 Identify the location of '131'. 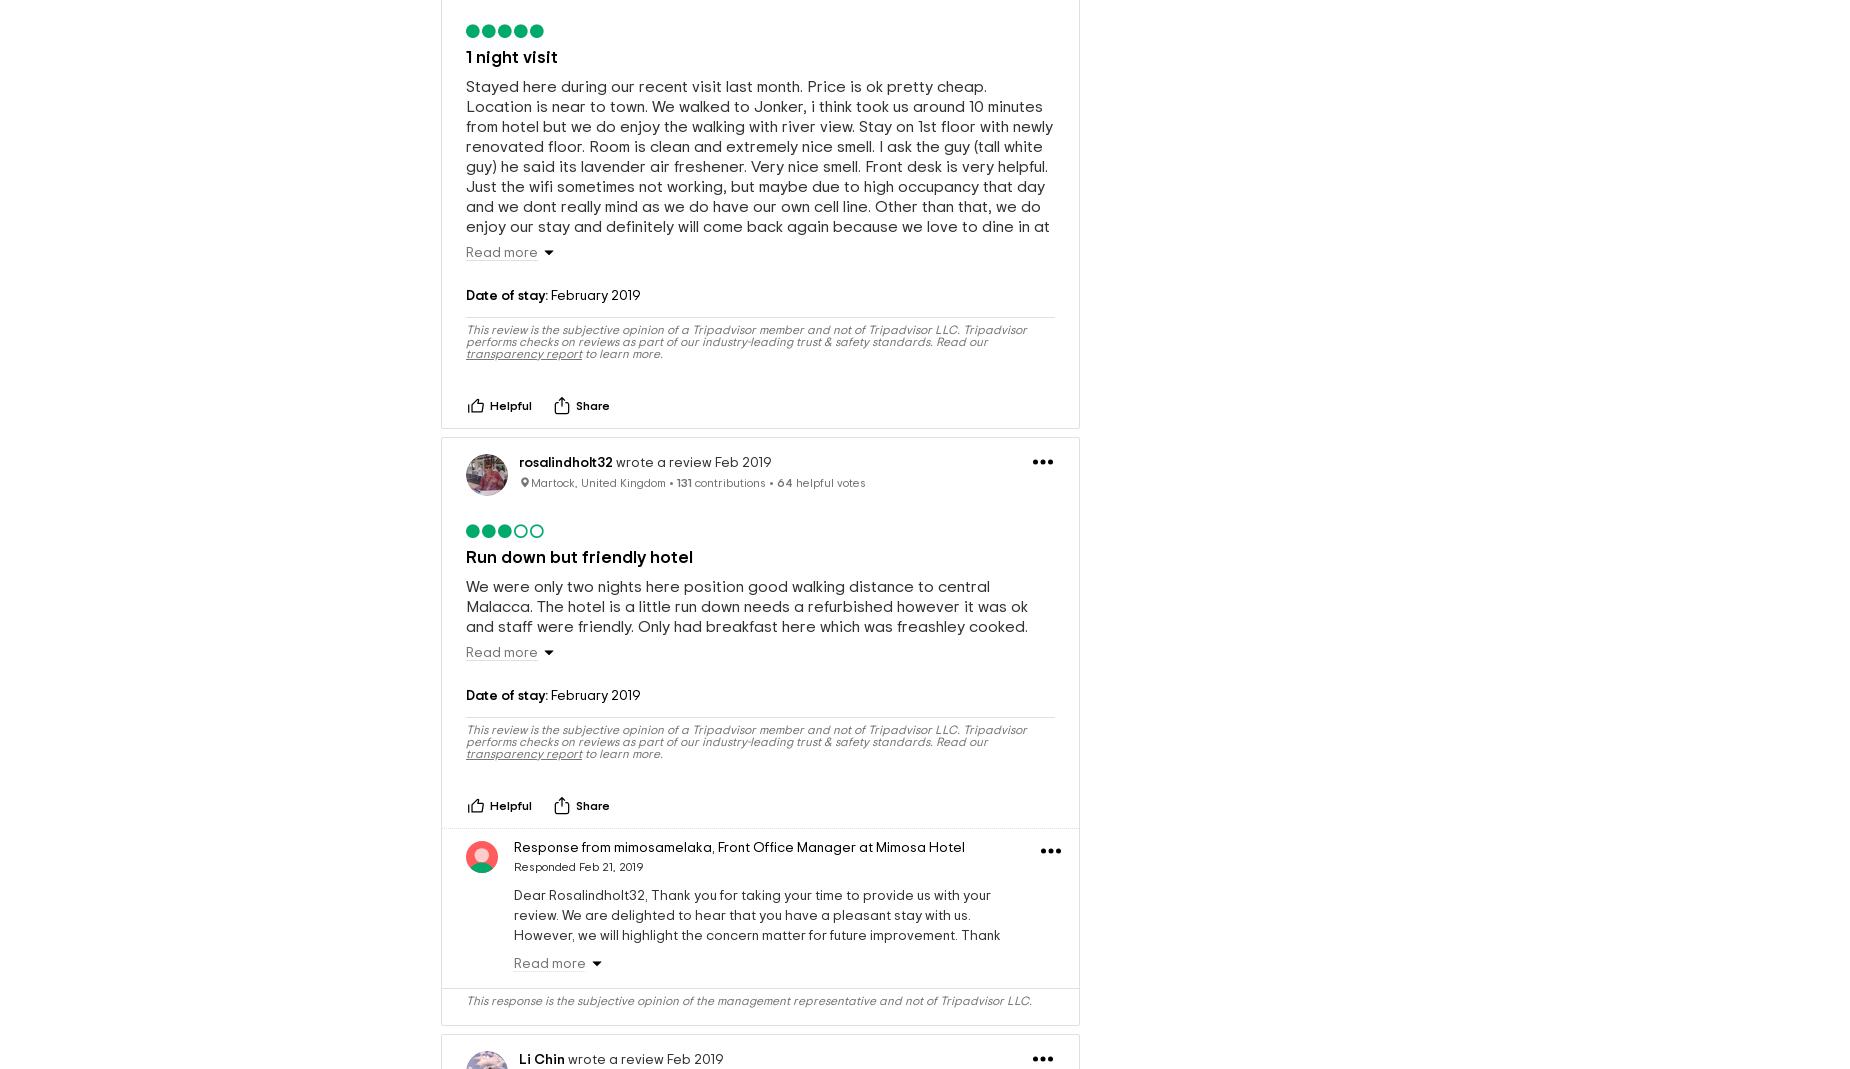
(684, 481).